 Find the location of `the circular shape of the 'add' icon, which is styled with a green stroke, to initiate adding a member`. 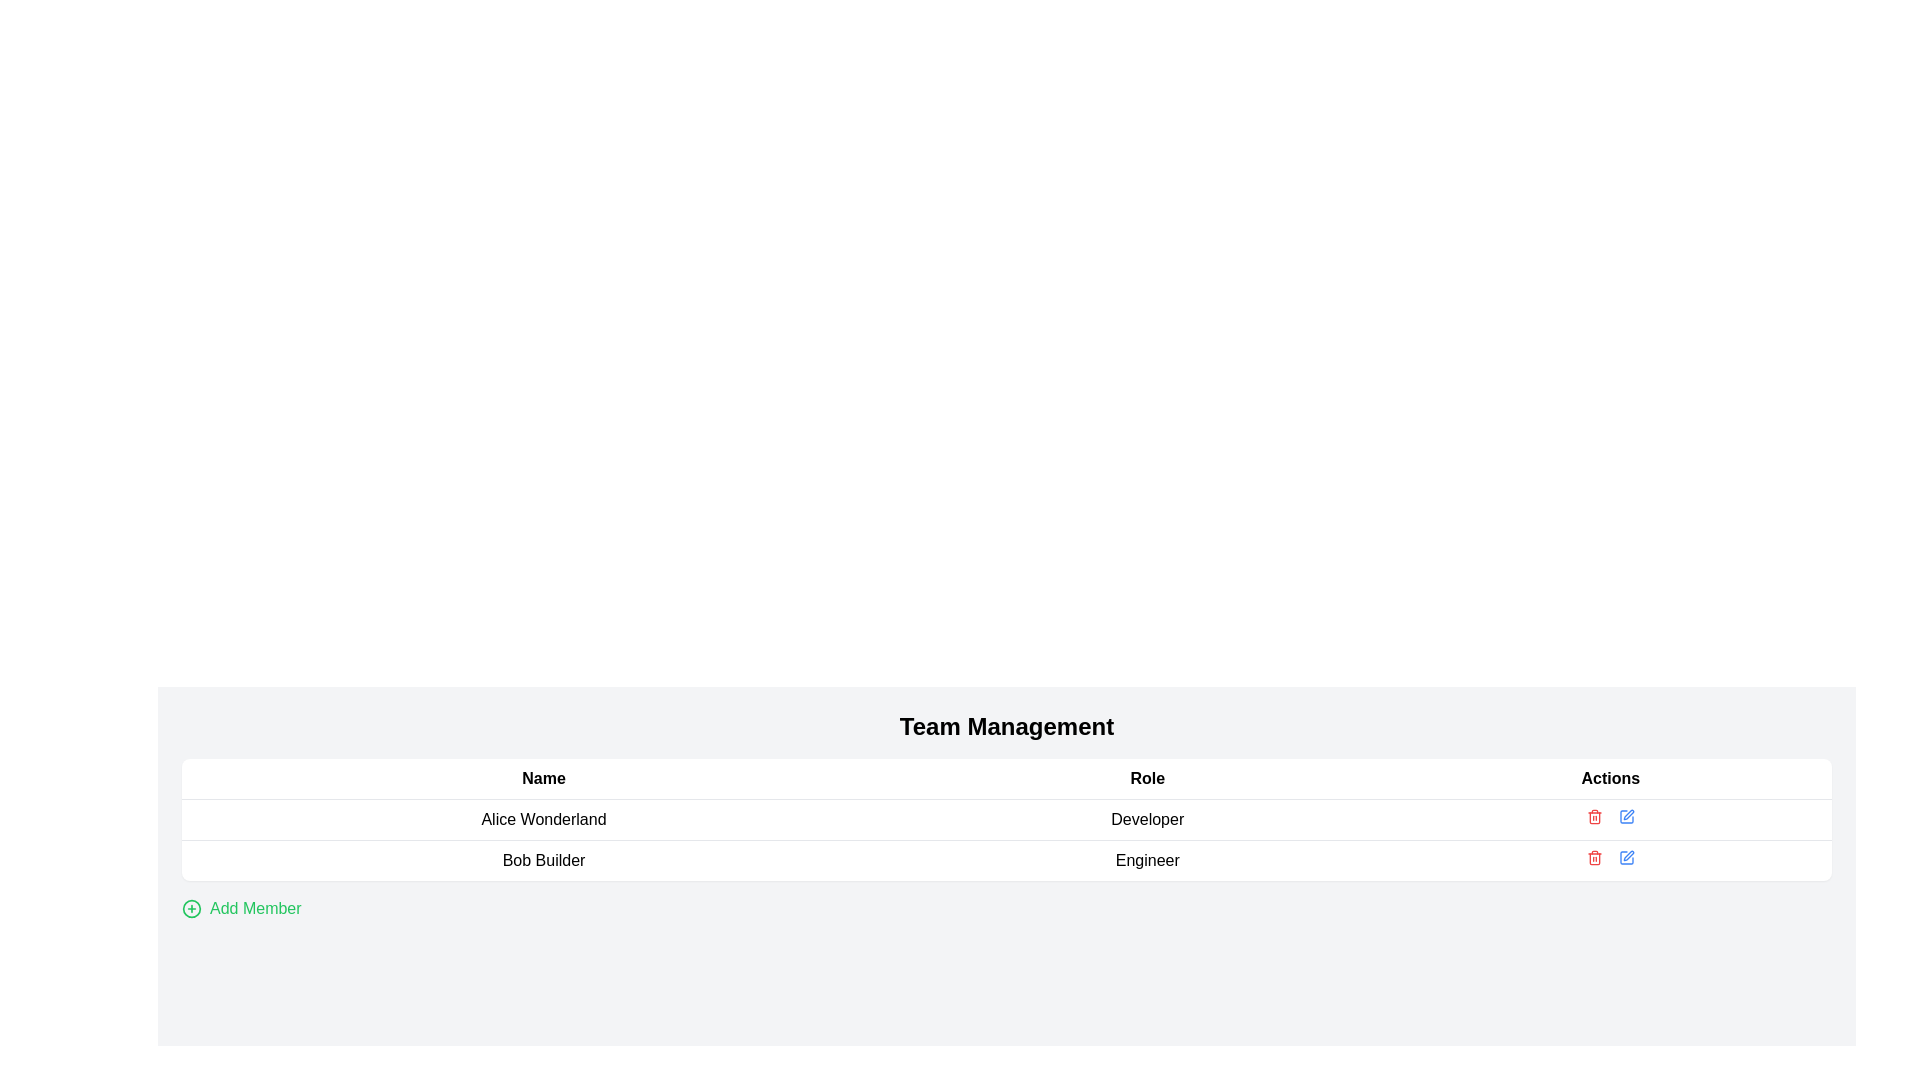

the circular shape of the 'add' icon, which is styled with a green stroke, to initiate adding a member is located at coordinates (192, 909).